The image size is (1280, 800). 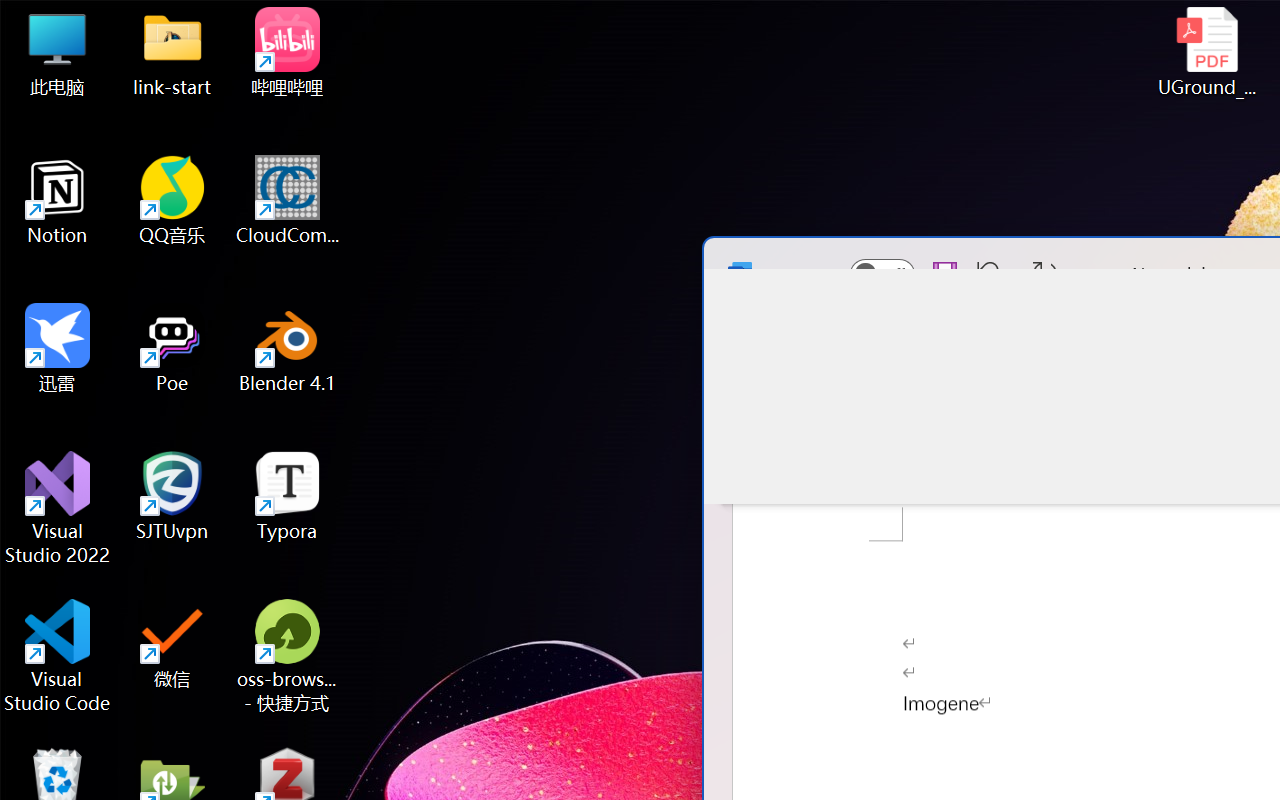 What do you see at coordinates (287, 200) in the screenshot?
I see `'CloudCompare'` at bounding box center [287, 200].